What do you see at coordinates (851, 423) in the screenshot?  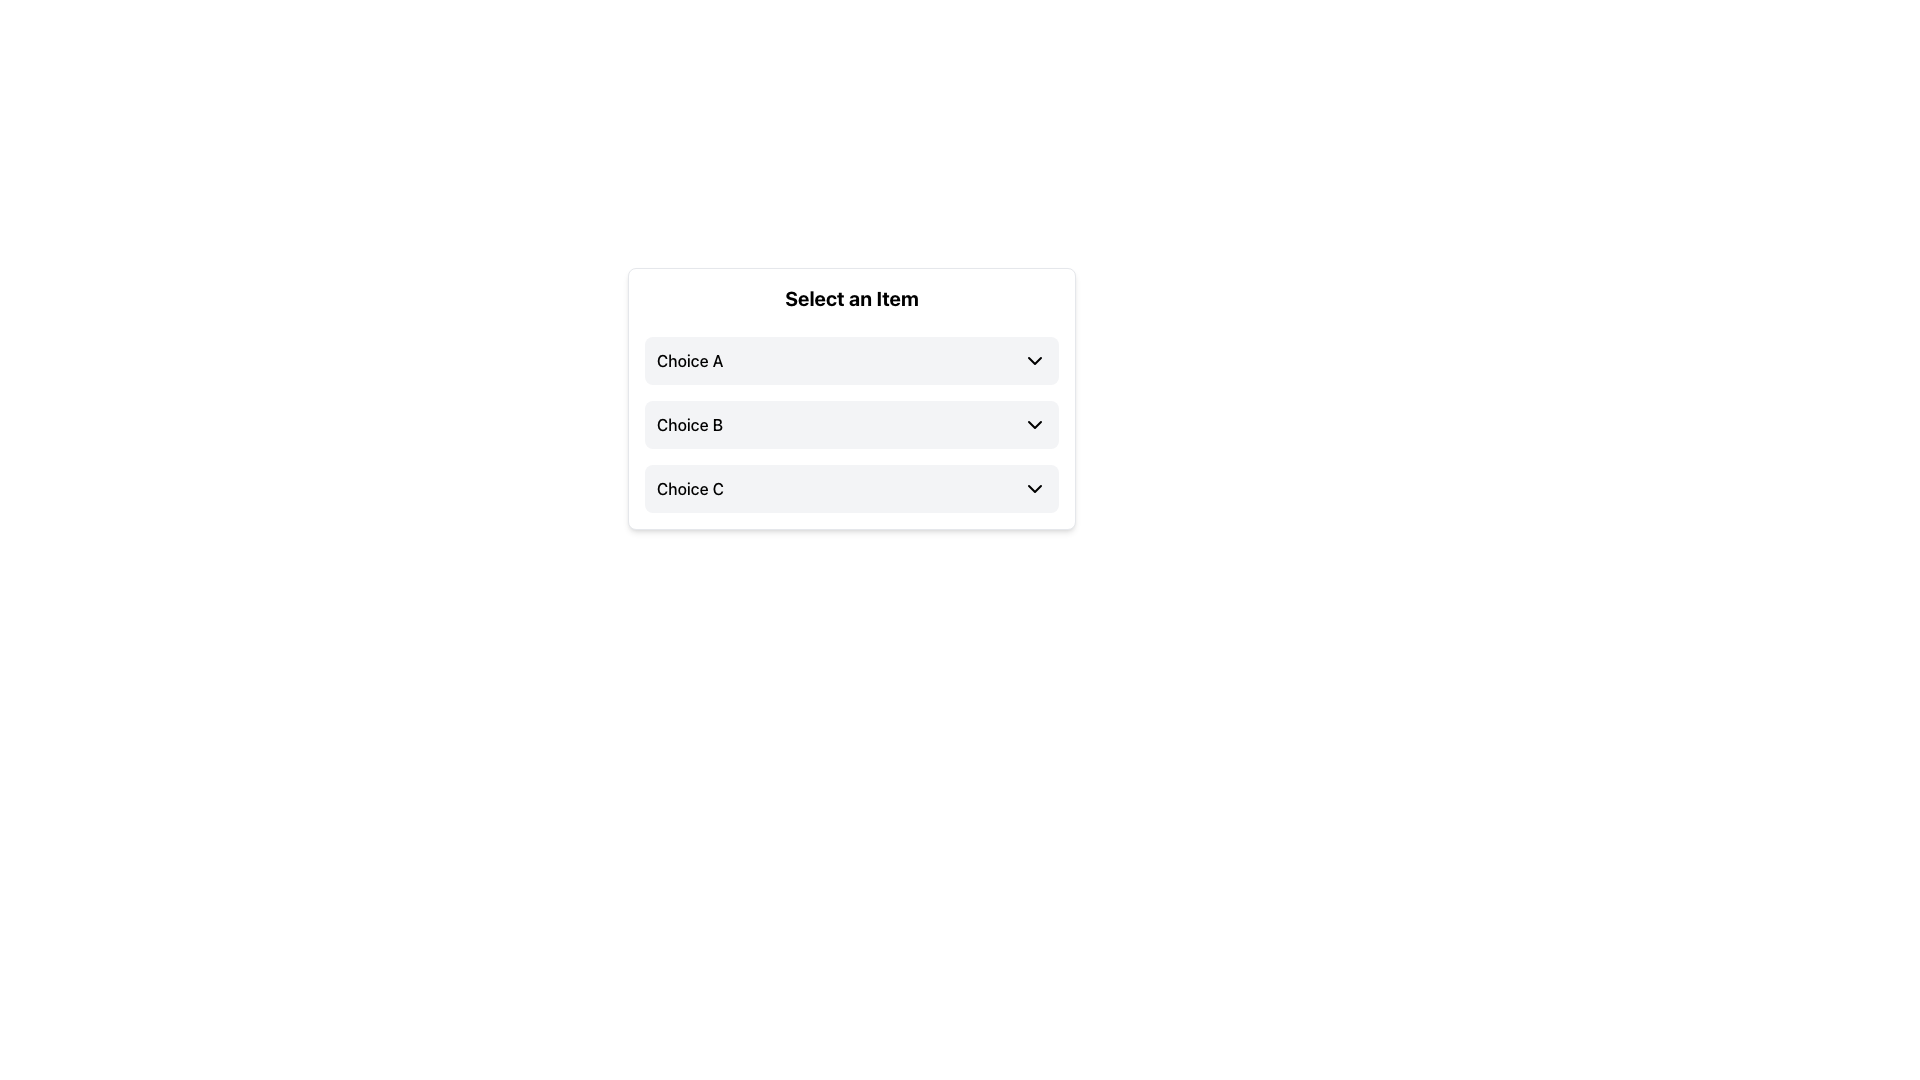 I see `the second option in the list labeled 'Choice B'` at bounding box center [851, 423].